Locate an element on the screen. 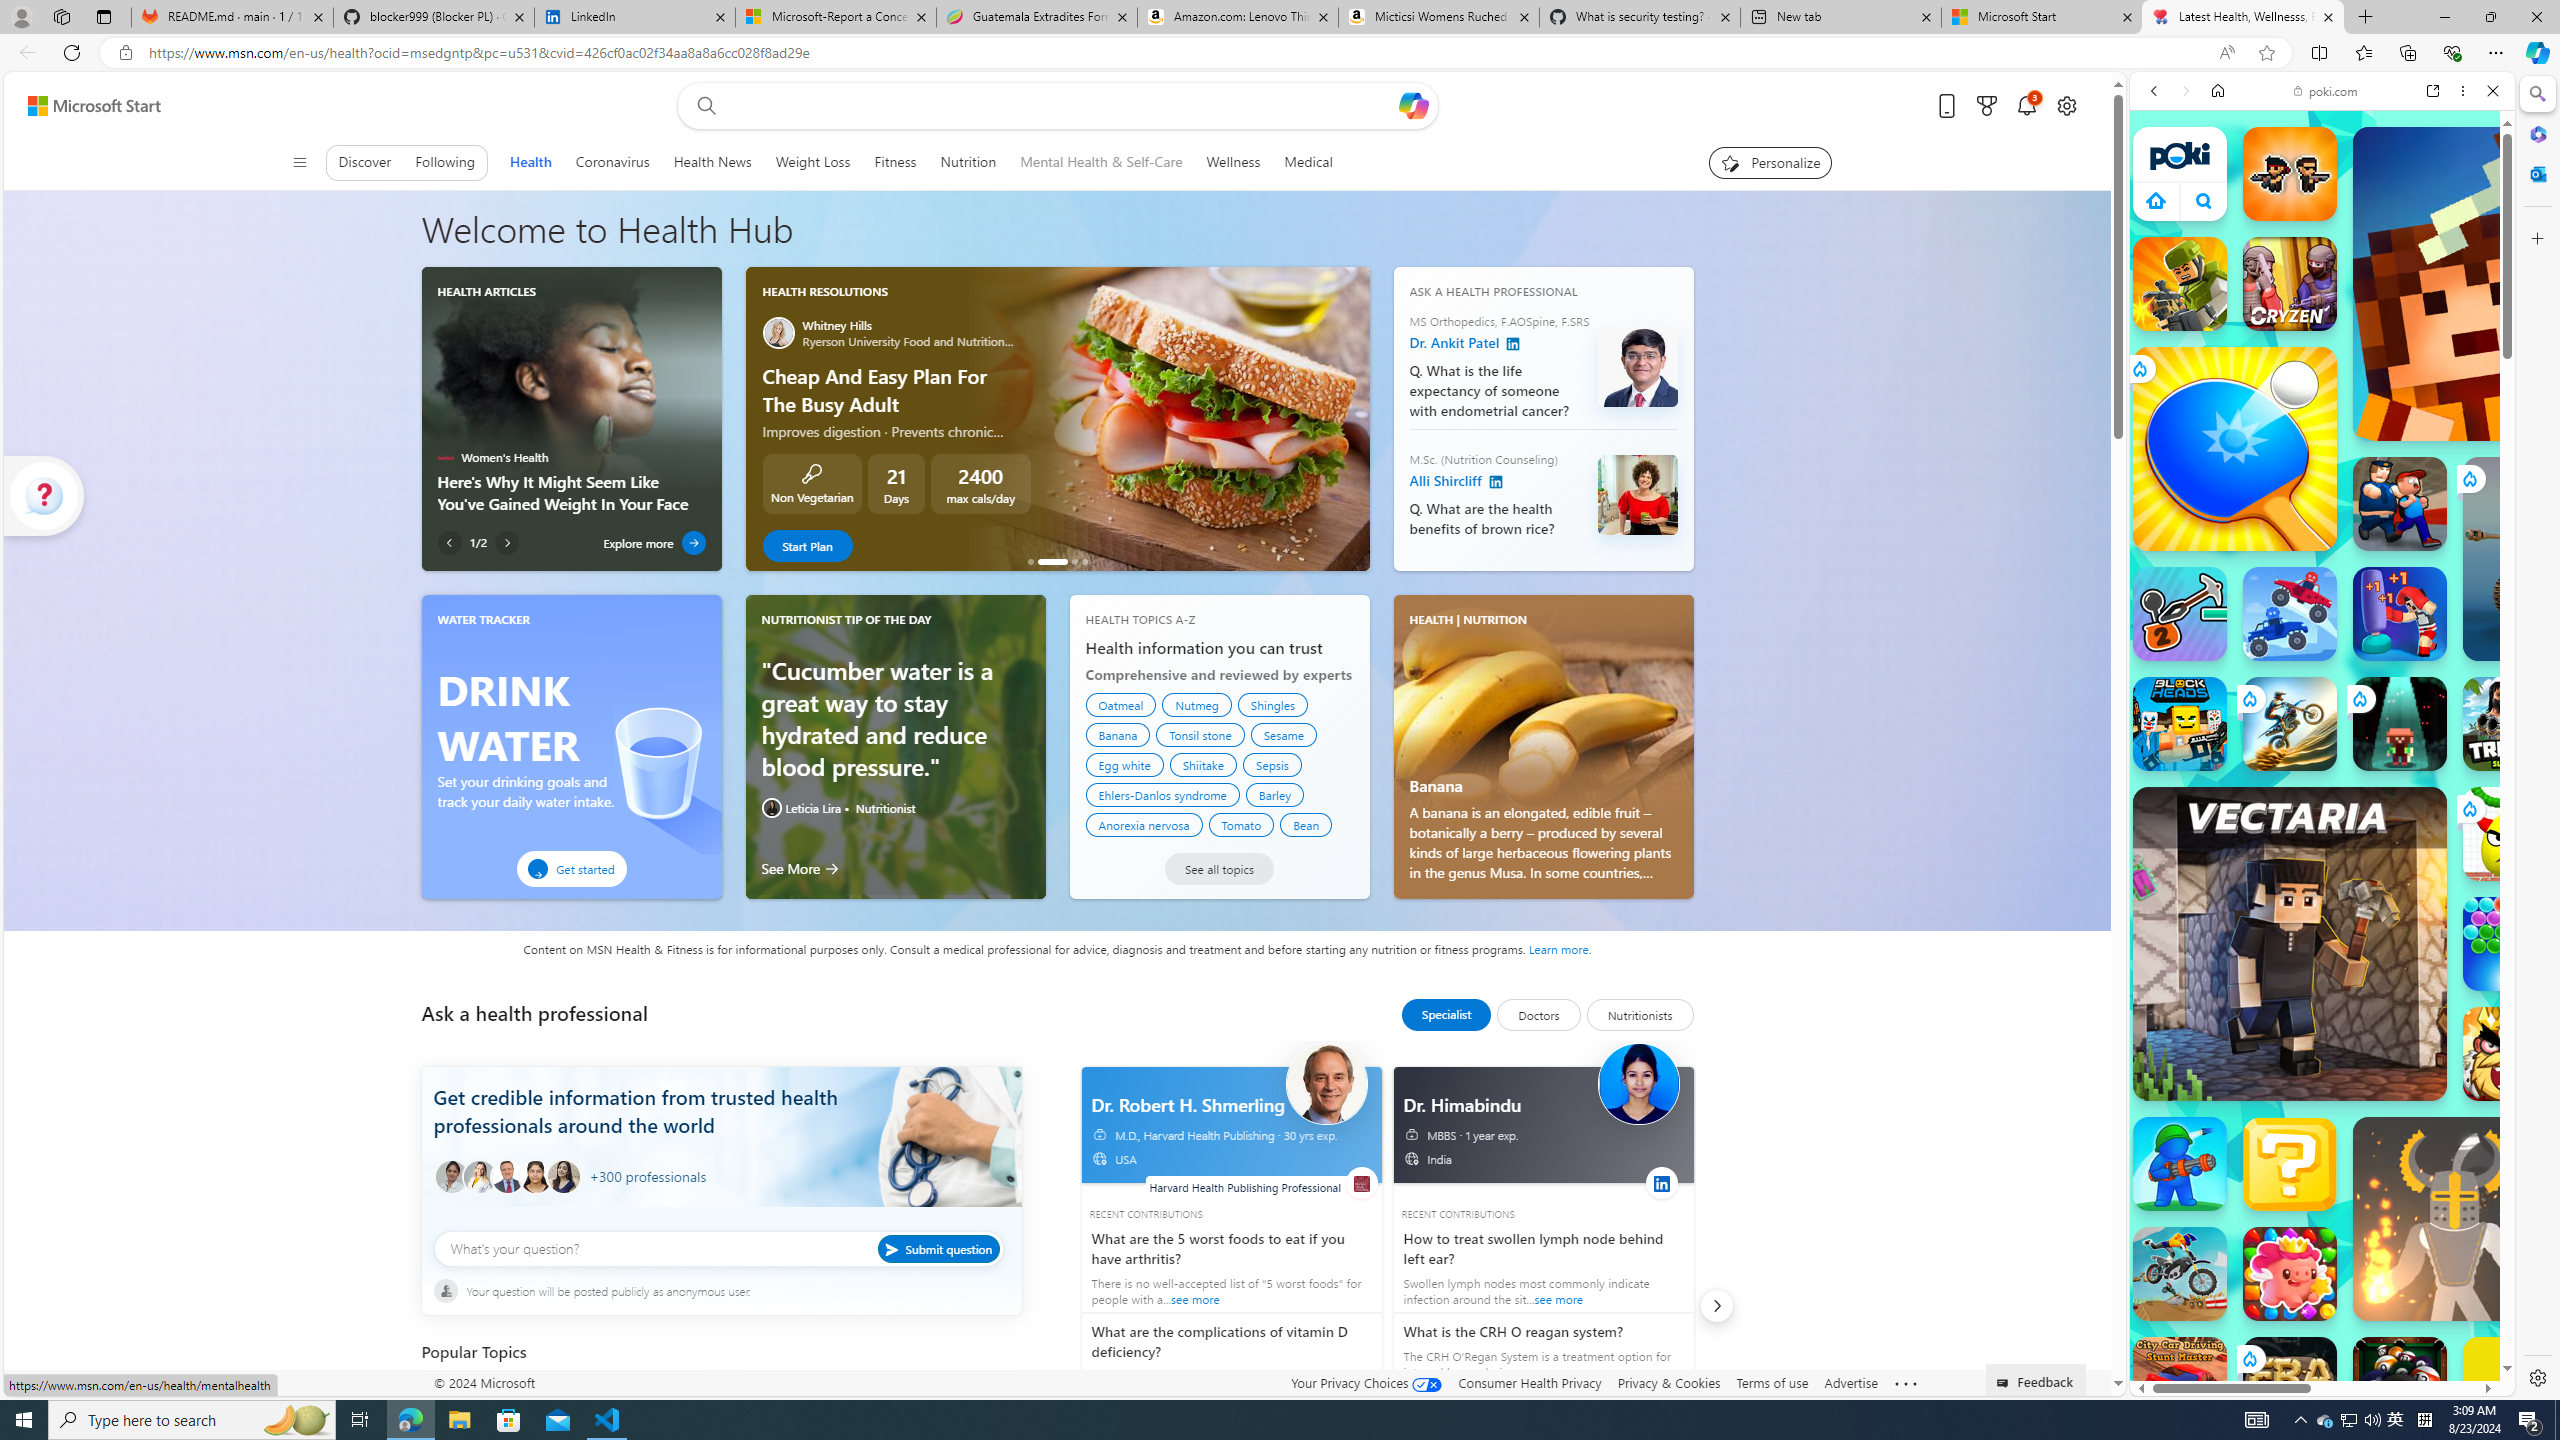 This screenshot has height=1440, width=2560. 'Stunt Bike Extreme Stunt Bike Extreme' is located at coordinates (2288, 723).